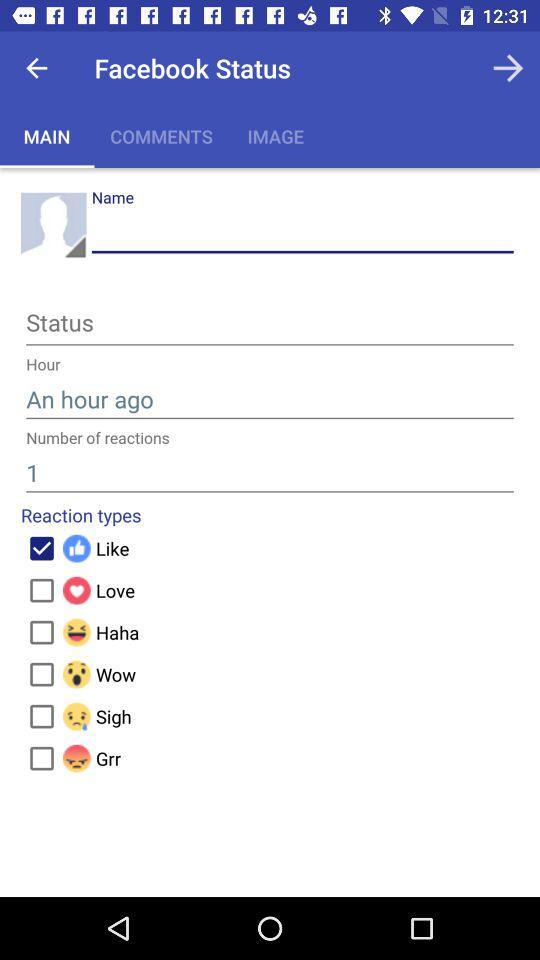  I want to click on the avatar icon, so click(53, 225).